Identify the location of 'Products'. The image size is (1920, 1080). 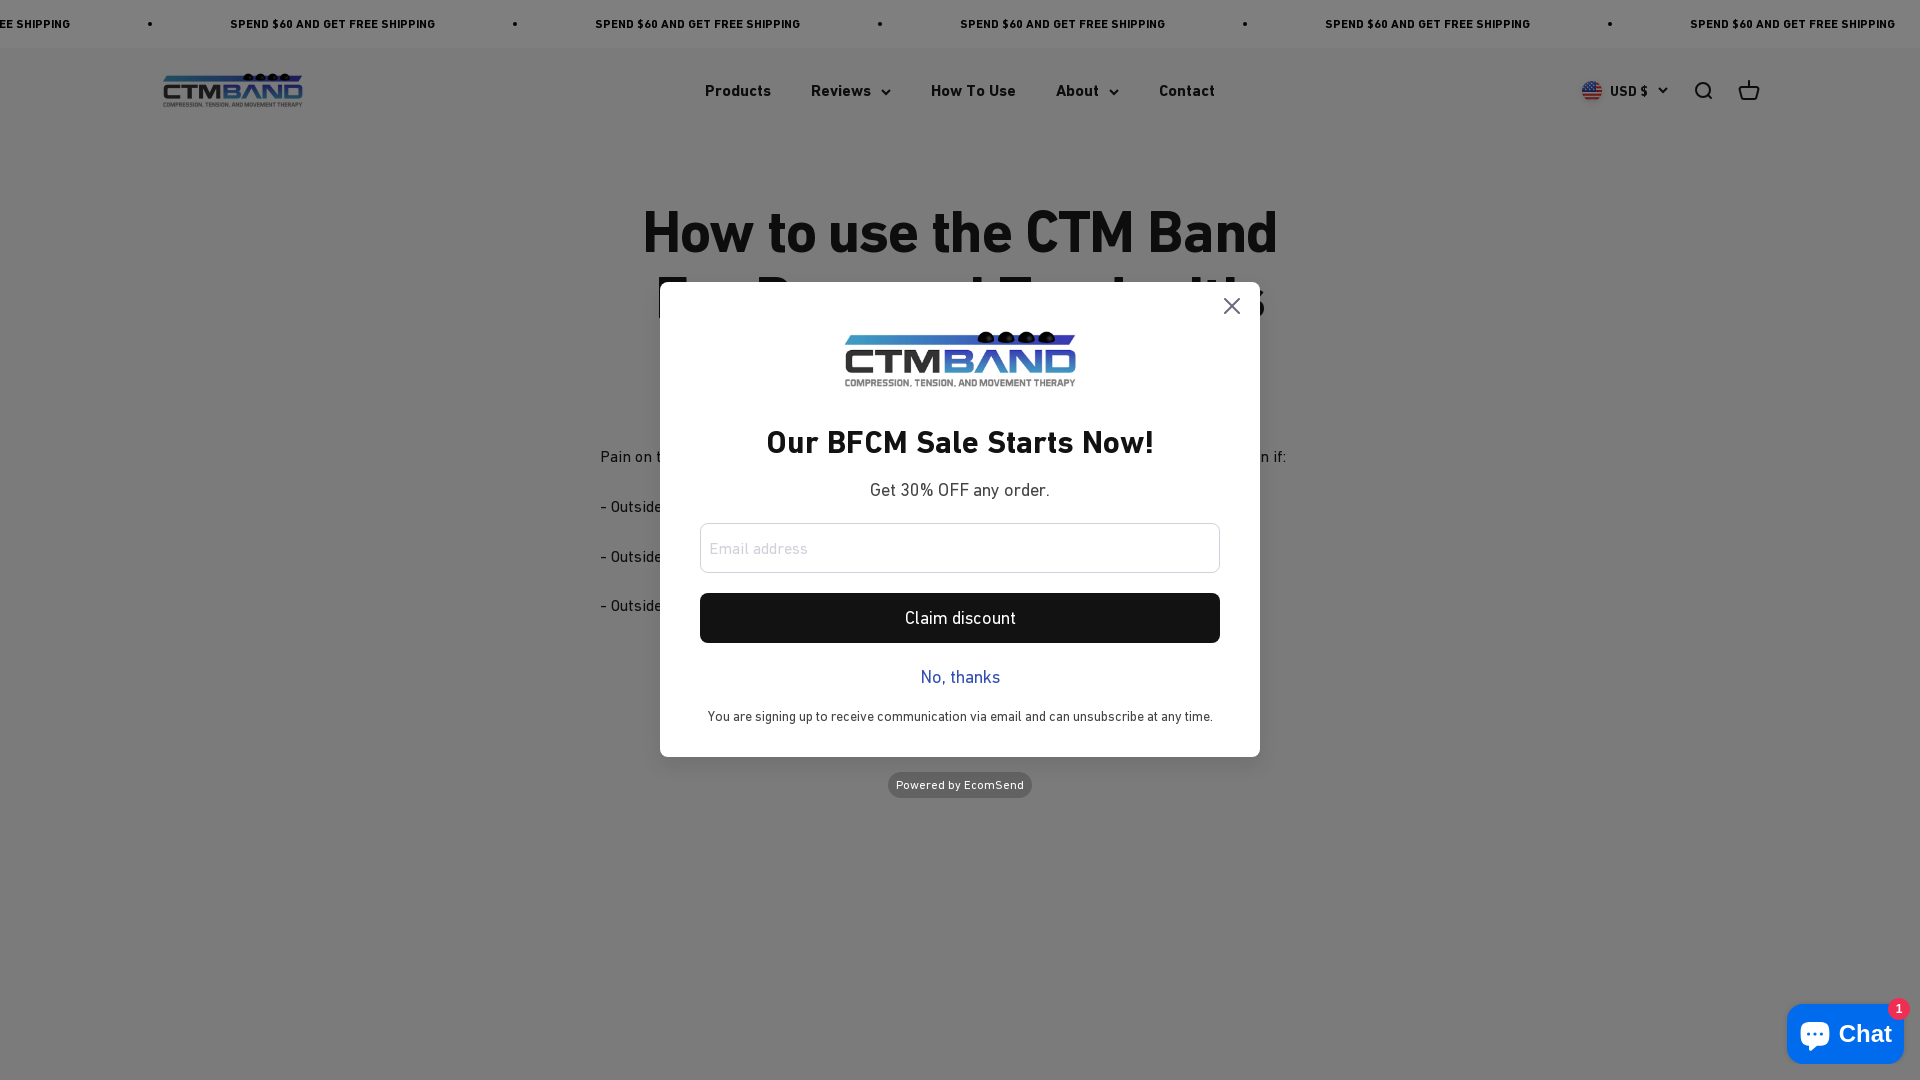
(737, 91).